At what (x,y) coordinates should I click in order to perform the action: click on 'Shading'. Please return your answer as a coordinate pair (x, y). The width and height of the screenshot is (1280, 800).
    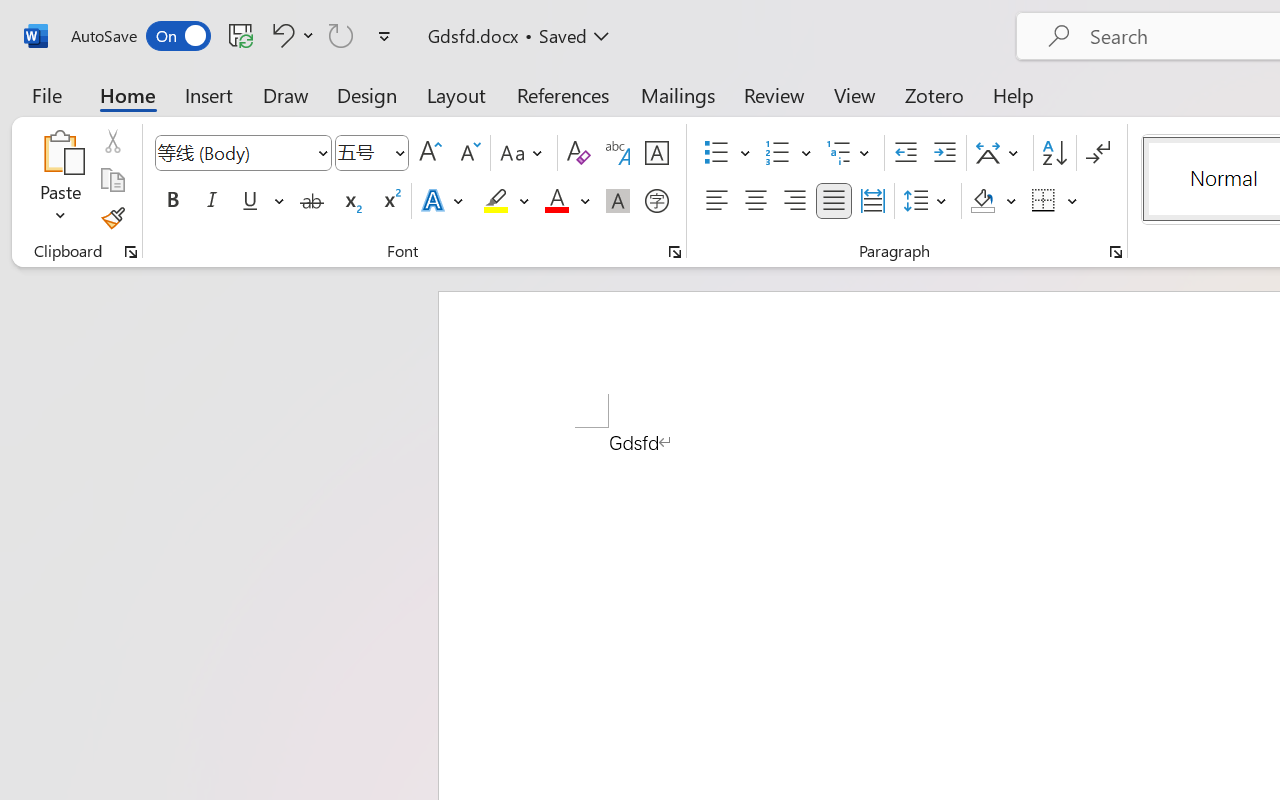
    Looking at the image, I should click on (993, 201).